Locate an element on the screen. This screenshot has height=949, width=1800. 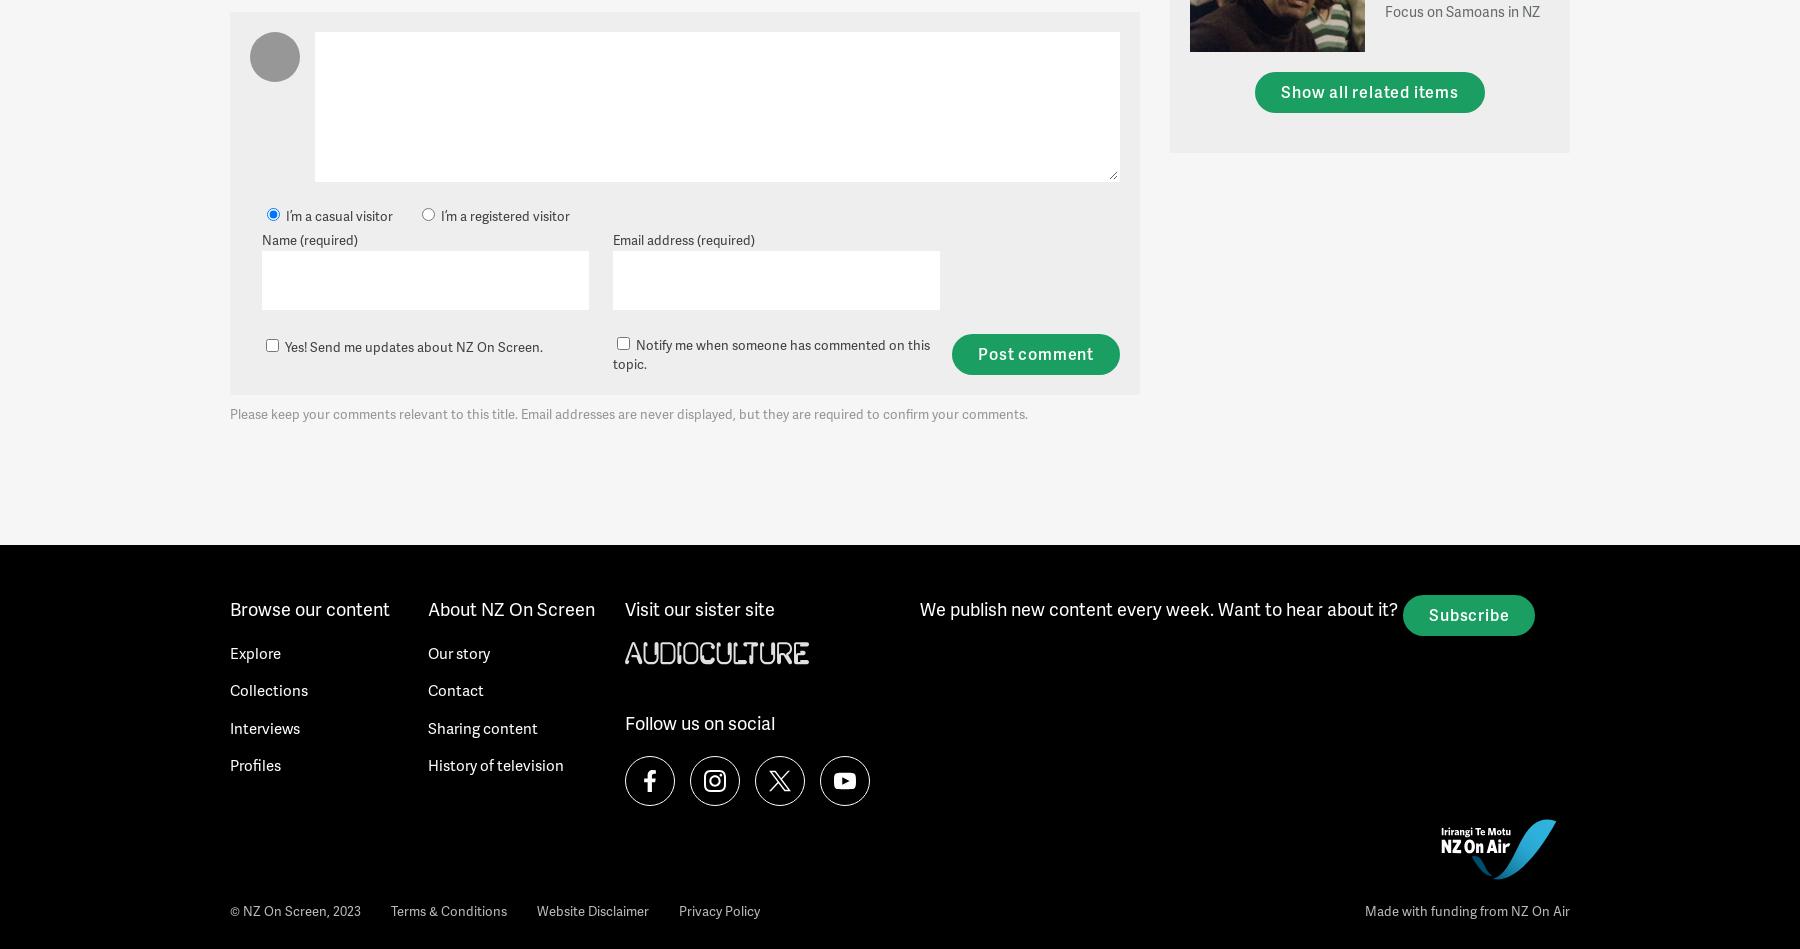
'Terms & Conditions' is located at coordinates (448, 908).